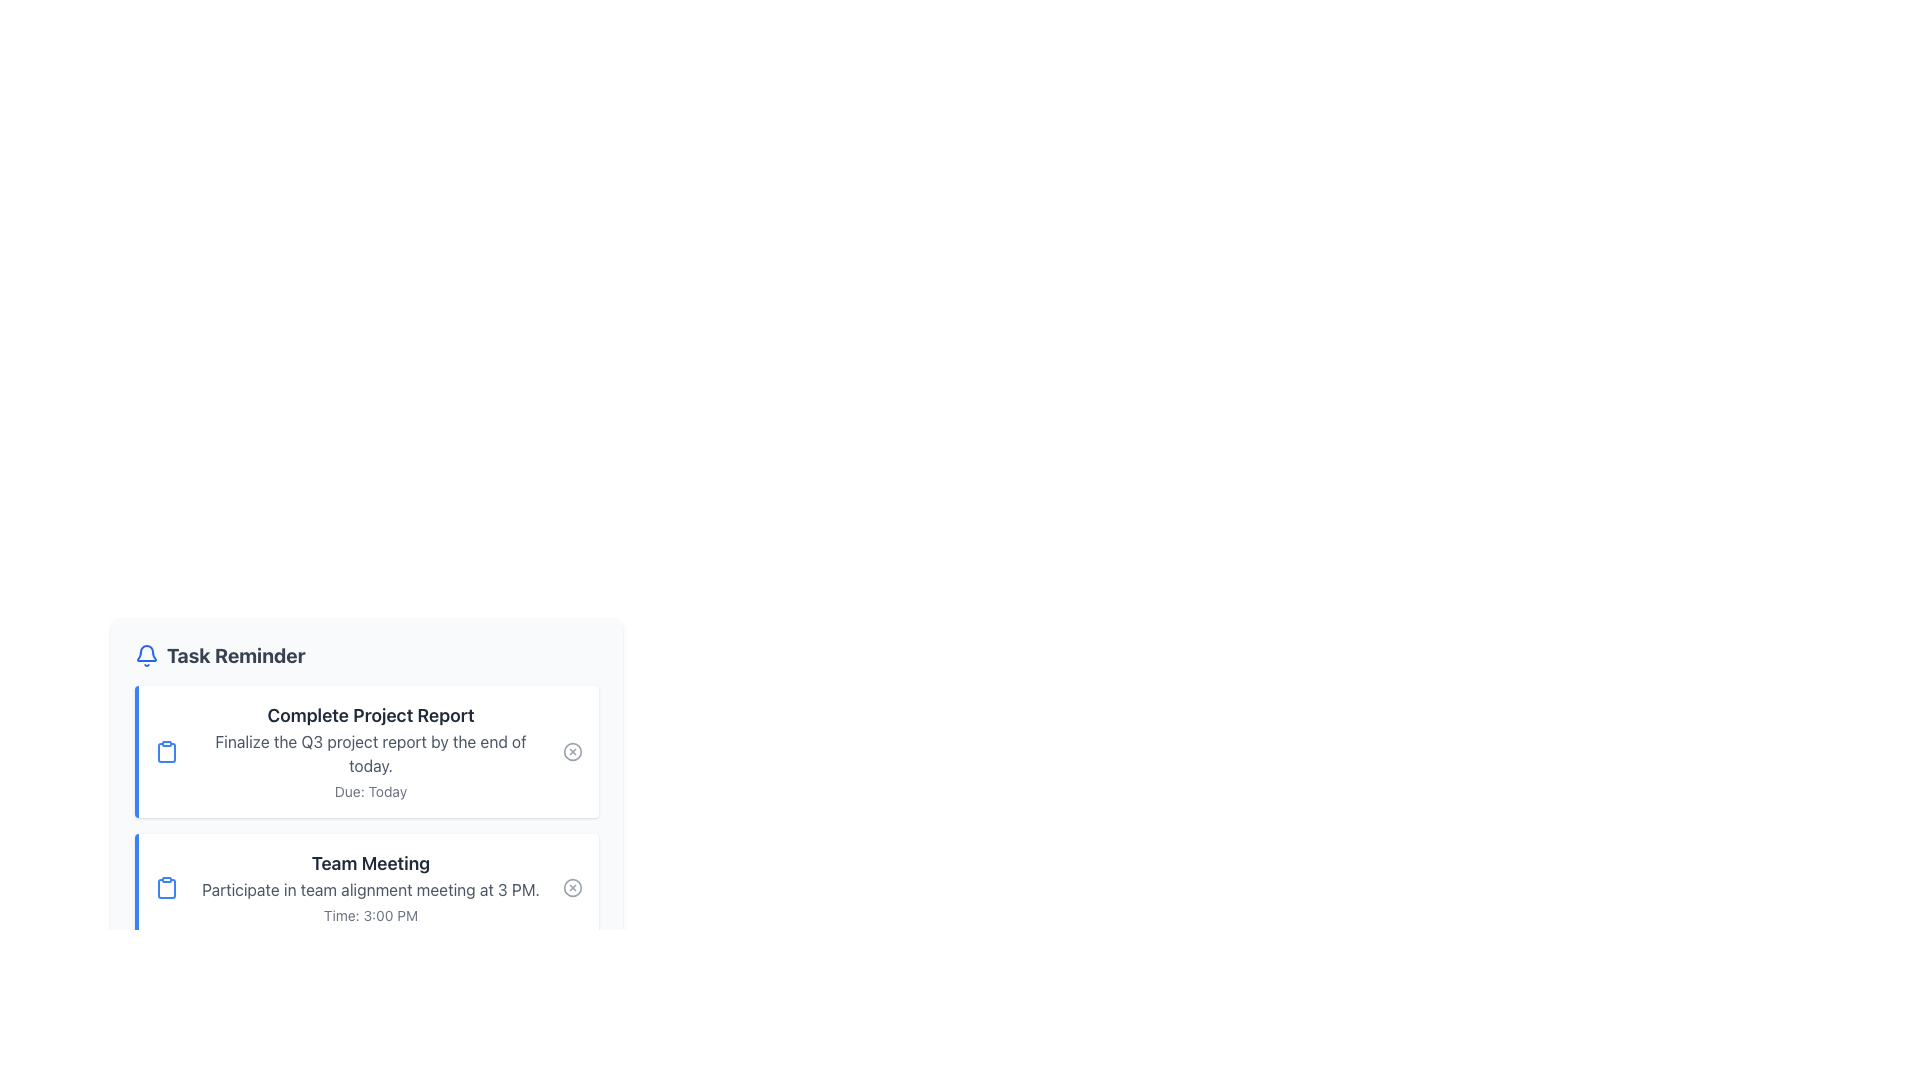  I want to click on the circular icon with a cross in its center in the Task Reminder section, so click(571, 752).